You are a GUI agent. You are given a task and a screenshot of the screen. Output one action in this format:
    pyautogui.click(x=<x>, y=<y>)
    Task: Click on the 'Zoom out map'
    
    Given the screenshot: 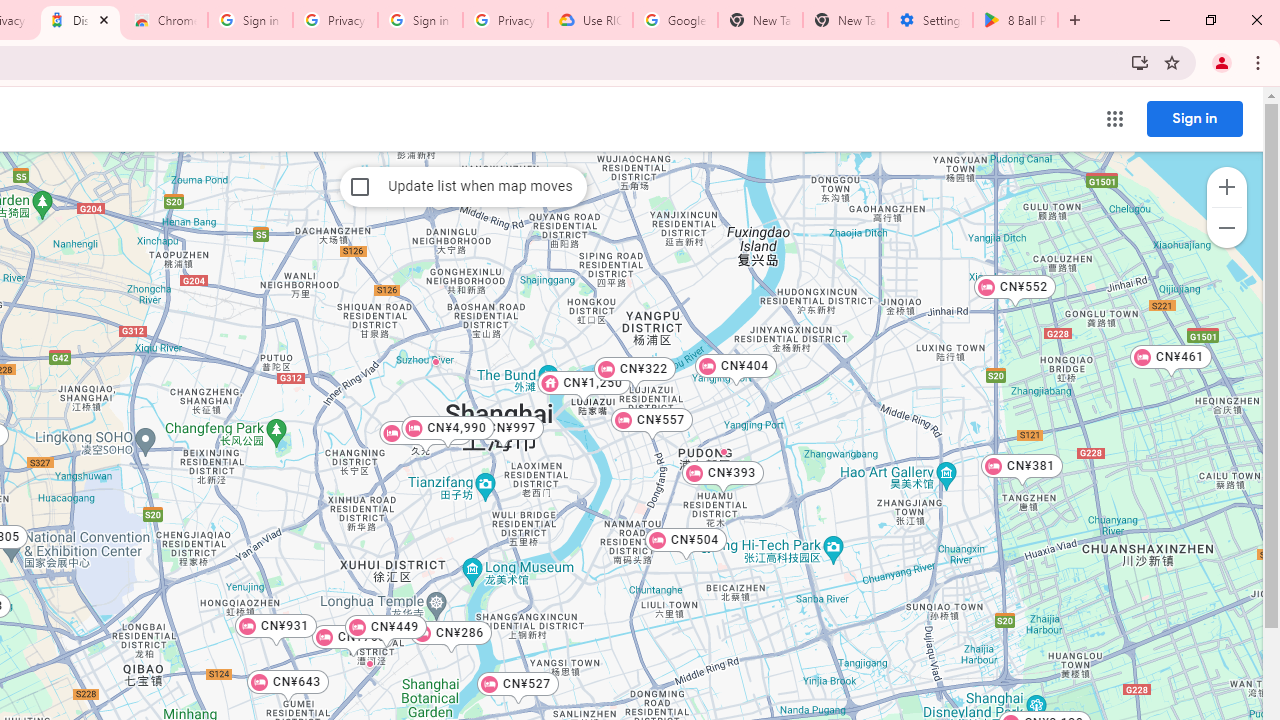 What is the action you would take?
    pyautogui.click(x=1225, y=226)
    